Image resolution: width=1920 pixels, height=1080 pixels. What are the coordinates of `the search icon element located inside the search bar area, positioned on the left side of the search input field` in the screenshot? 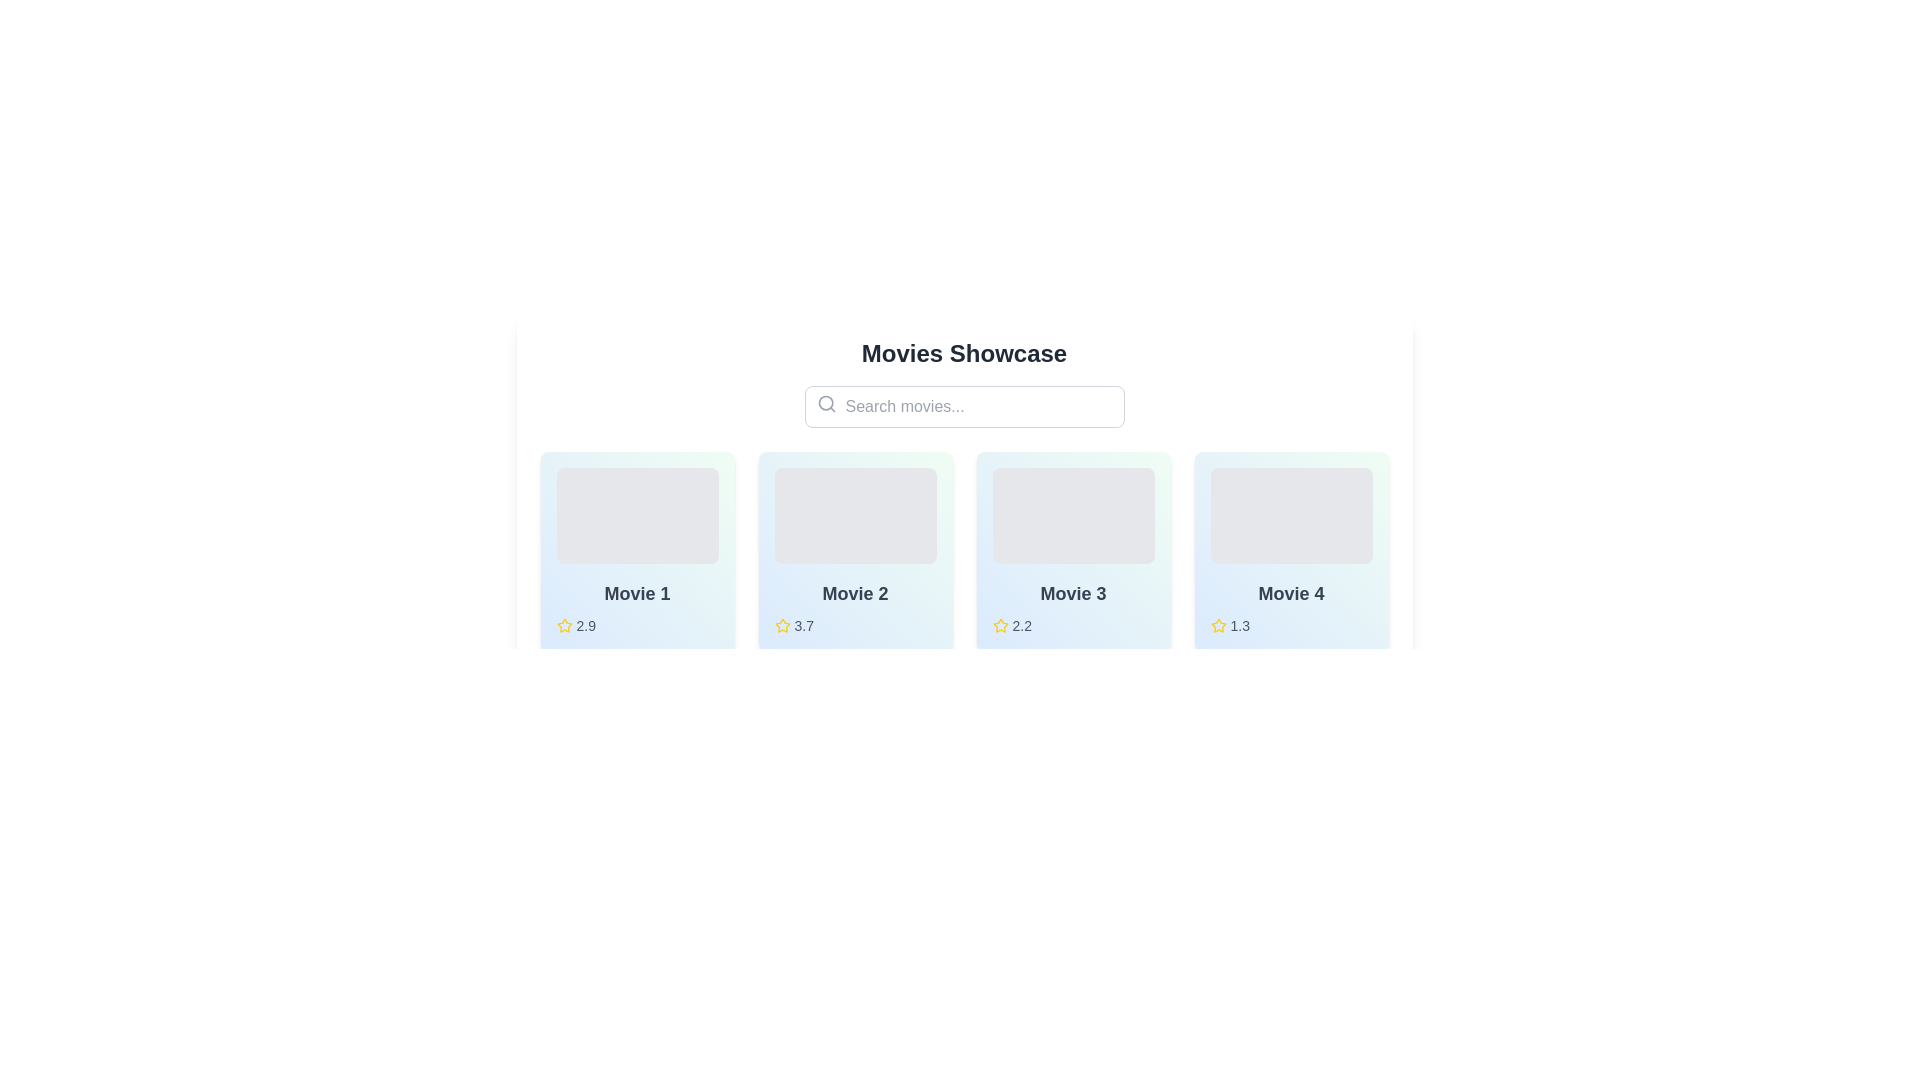 It's located at (825, 403).